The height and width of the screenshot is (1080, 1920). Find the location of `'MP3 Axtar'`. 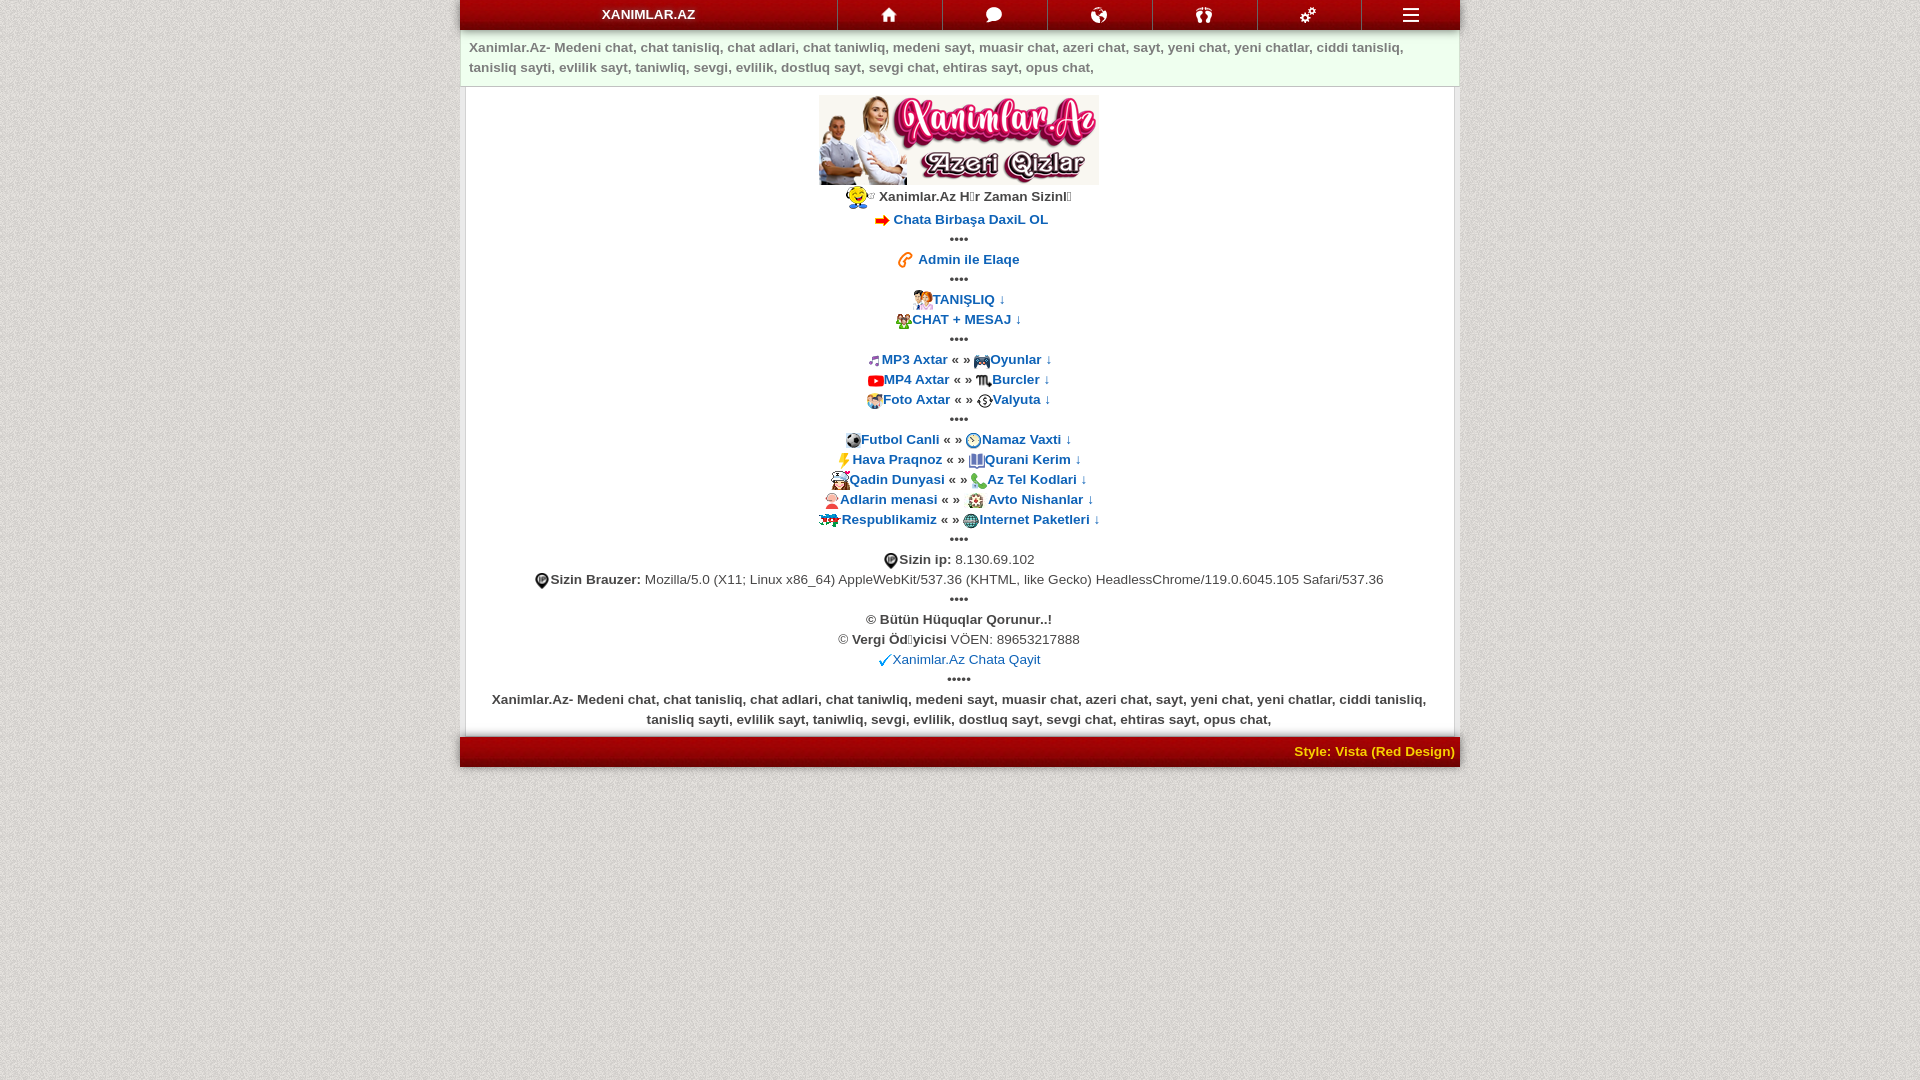

'MP3 Axtar' is located at coordinates (914, 358).